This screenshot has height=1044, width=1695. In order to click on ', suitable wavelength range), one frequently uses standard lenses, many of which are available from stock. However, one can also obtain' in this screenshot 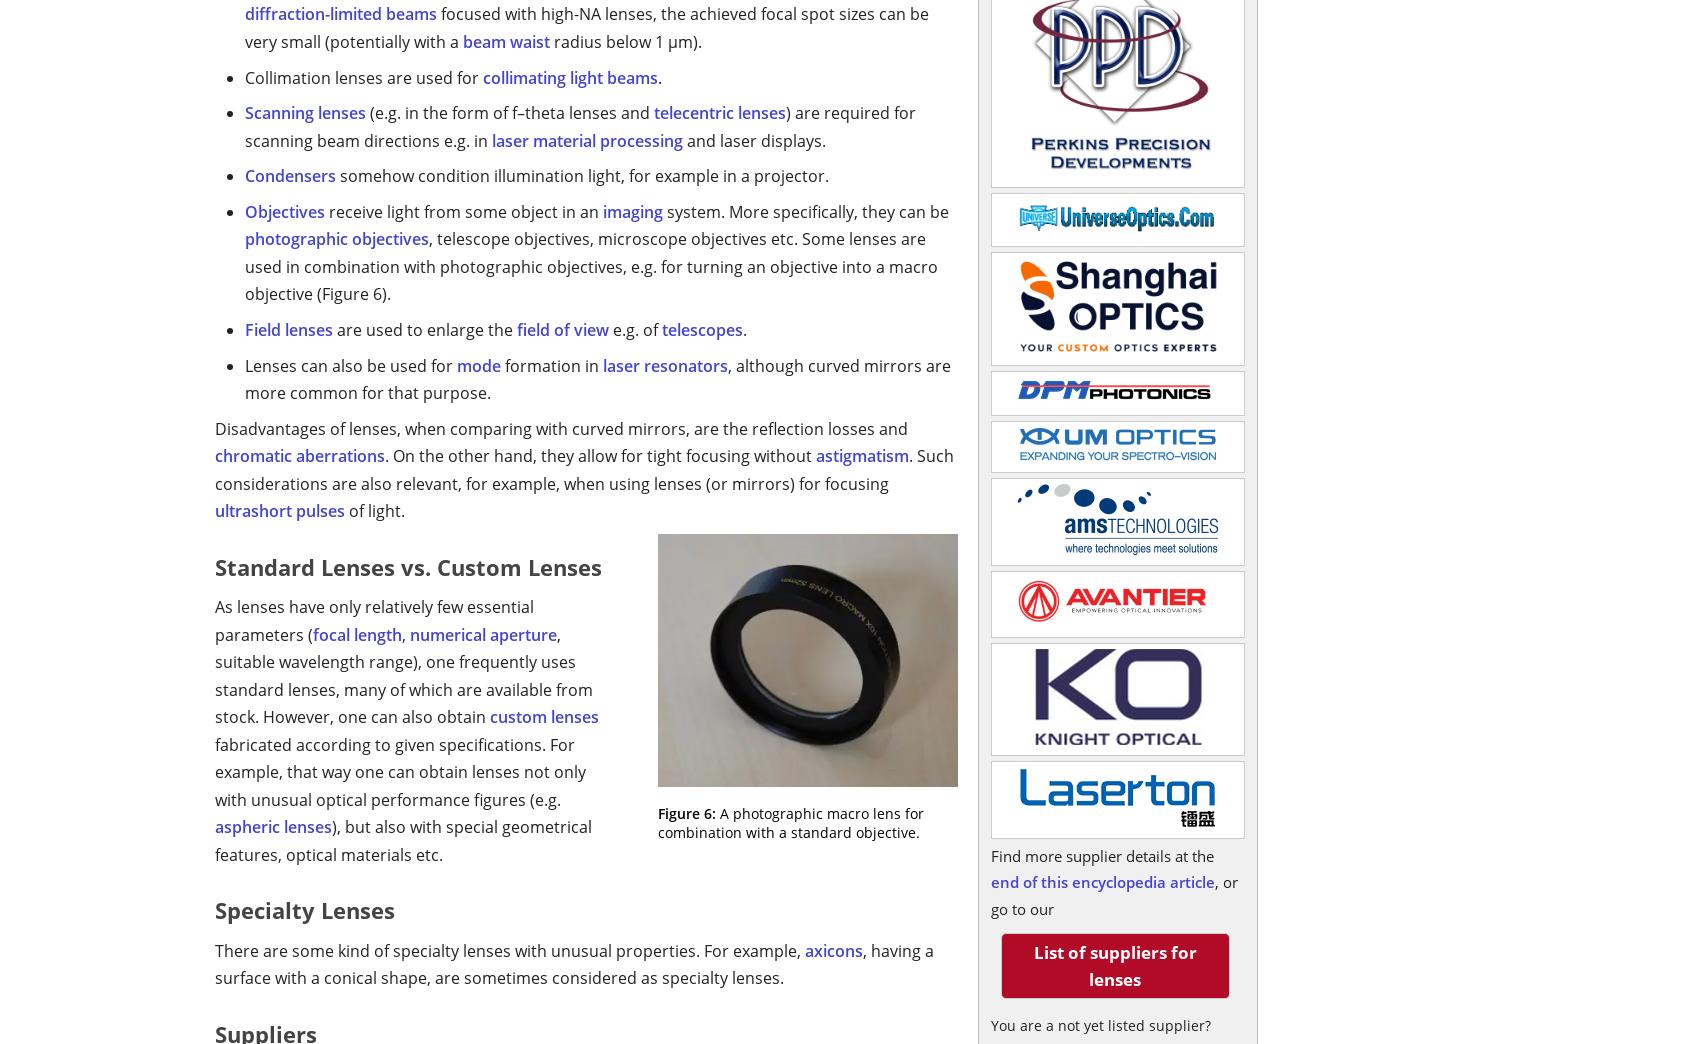, I will do `click(403, 674)`.